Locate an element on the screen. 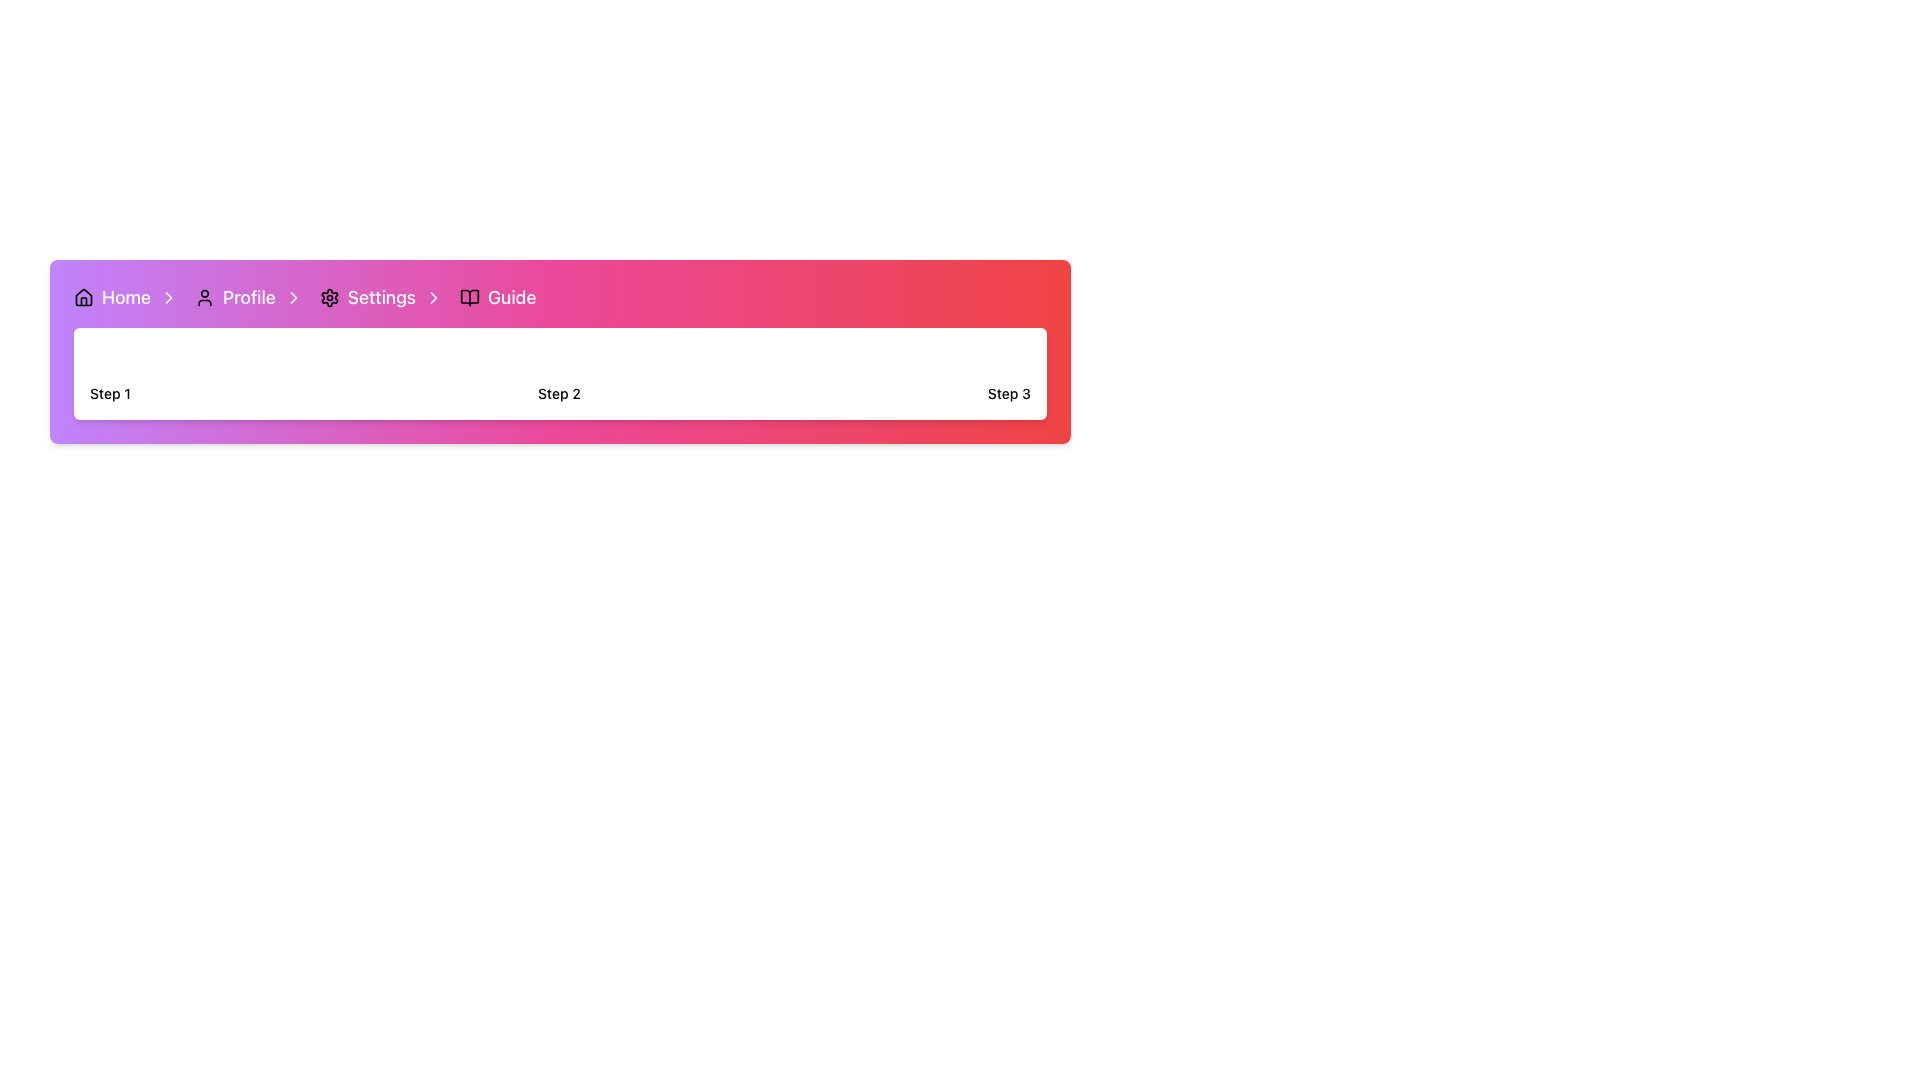  the house icon located on the leftmost side of the navigation bar is located at coordinates (82, 297).